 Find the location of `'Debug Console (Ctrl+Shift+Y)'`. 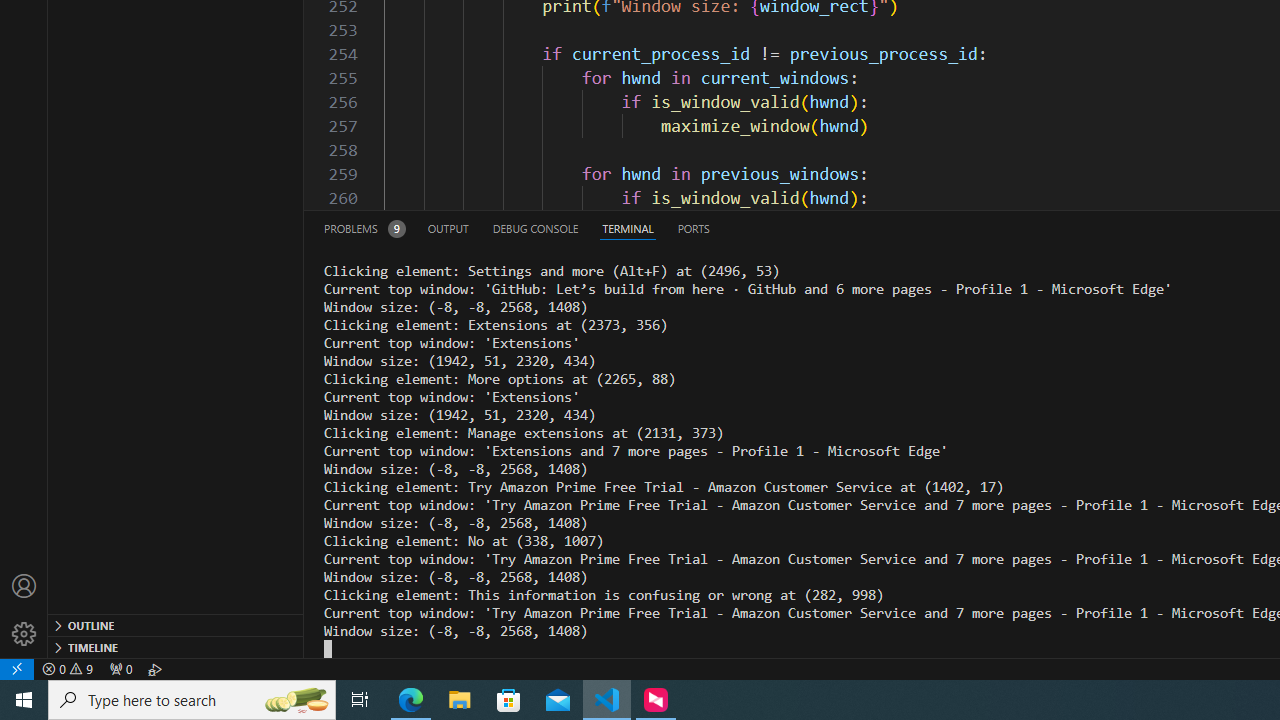

'Debug Console (Ctrl+Shift+Y)' is located at coordinates (535, 227).